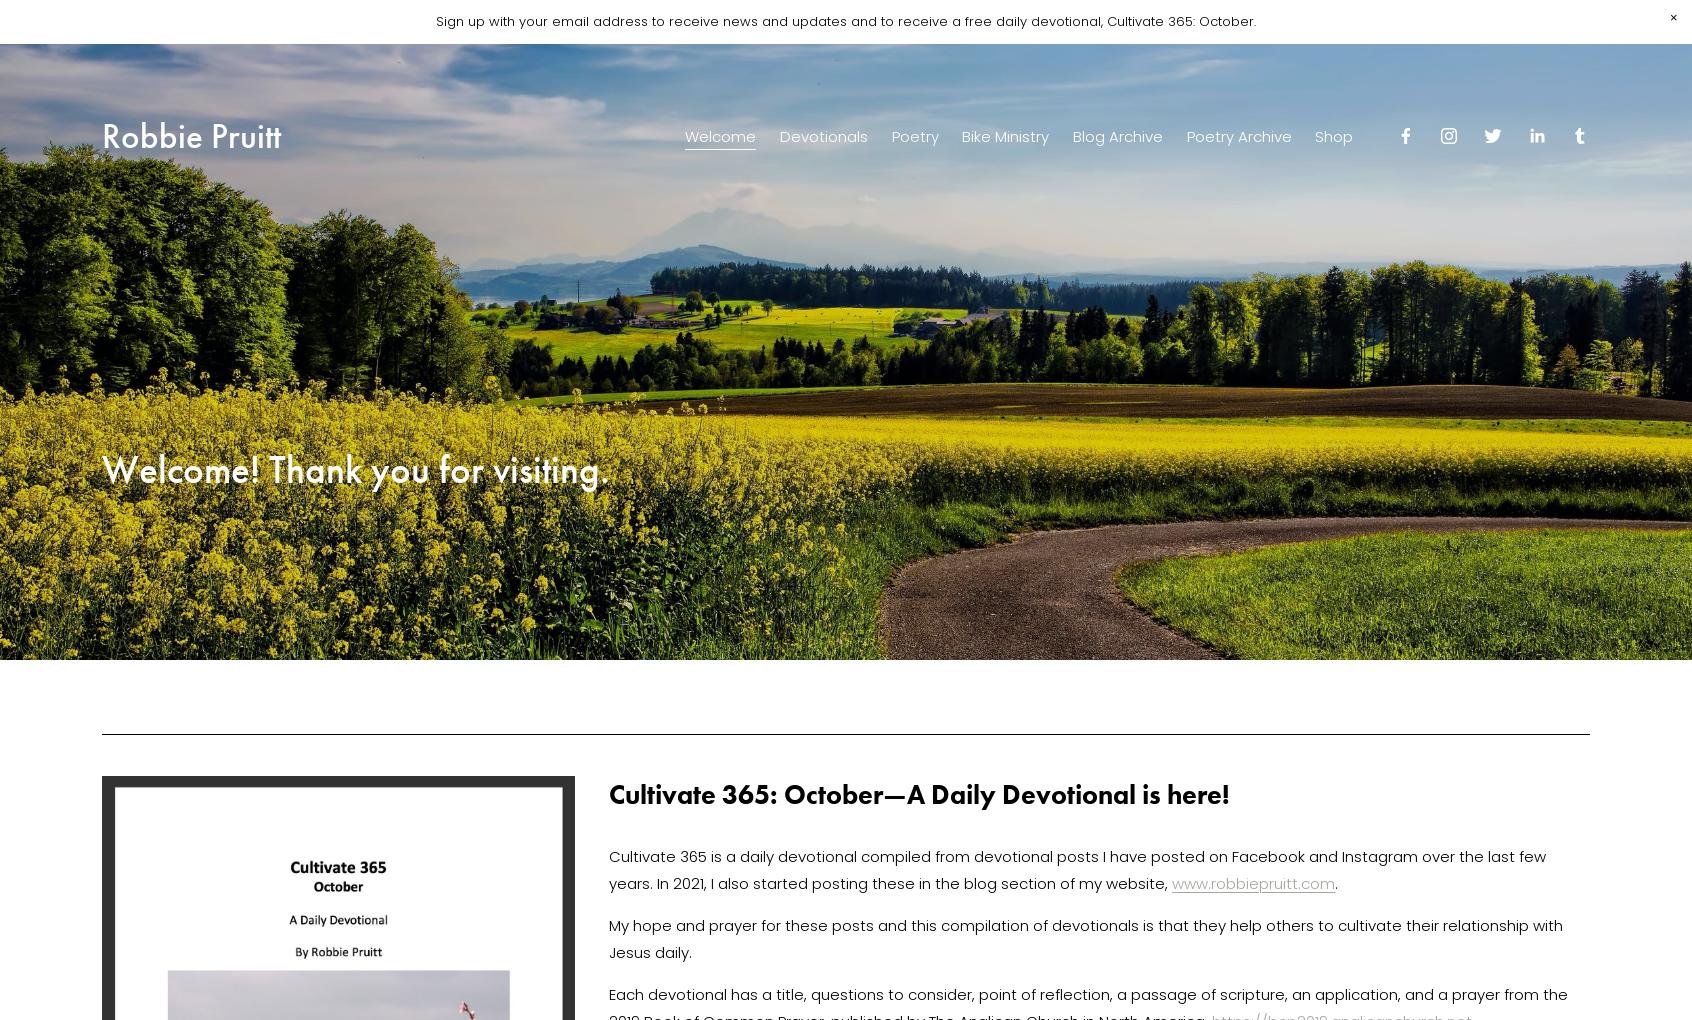 The height and width of the screenshot is (1020, 1692). What do you see at coordinates (189, 135) in the screenshot?
I see `'Robbie Pruitt'` at bounding box center [189, 135].